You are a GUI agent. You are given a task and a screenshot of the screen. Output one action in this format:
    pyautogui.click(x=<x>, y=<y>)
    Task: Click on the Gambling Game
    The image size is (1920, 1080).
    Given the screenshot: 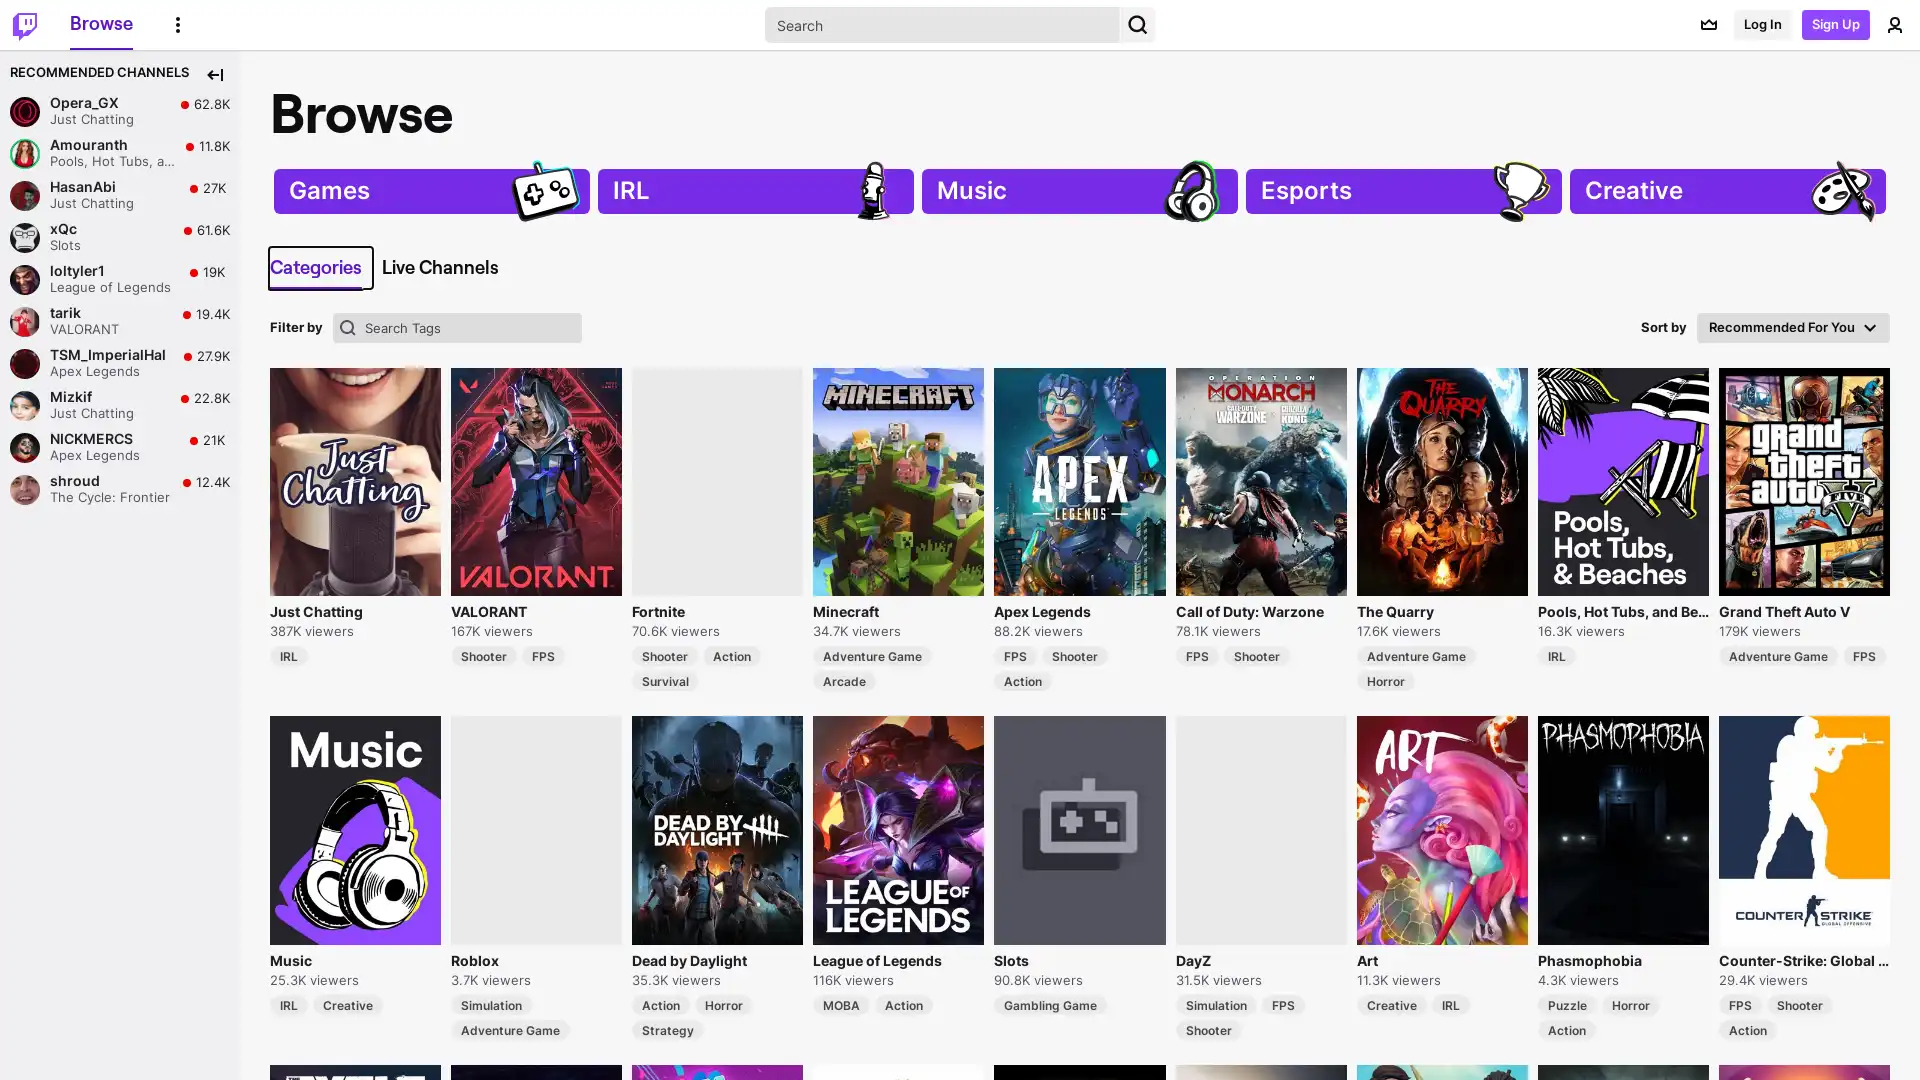 What is the action you would take?
    pyautogui.click(x=1049, y=1005)
    